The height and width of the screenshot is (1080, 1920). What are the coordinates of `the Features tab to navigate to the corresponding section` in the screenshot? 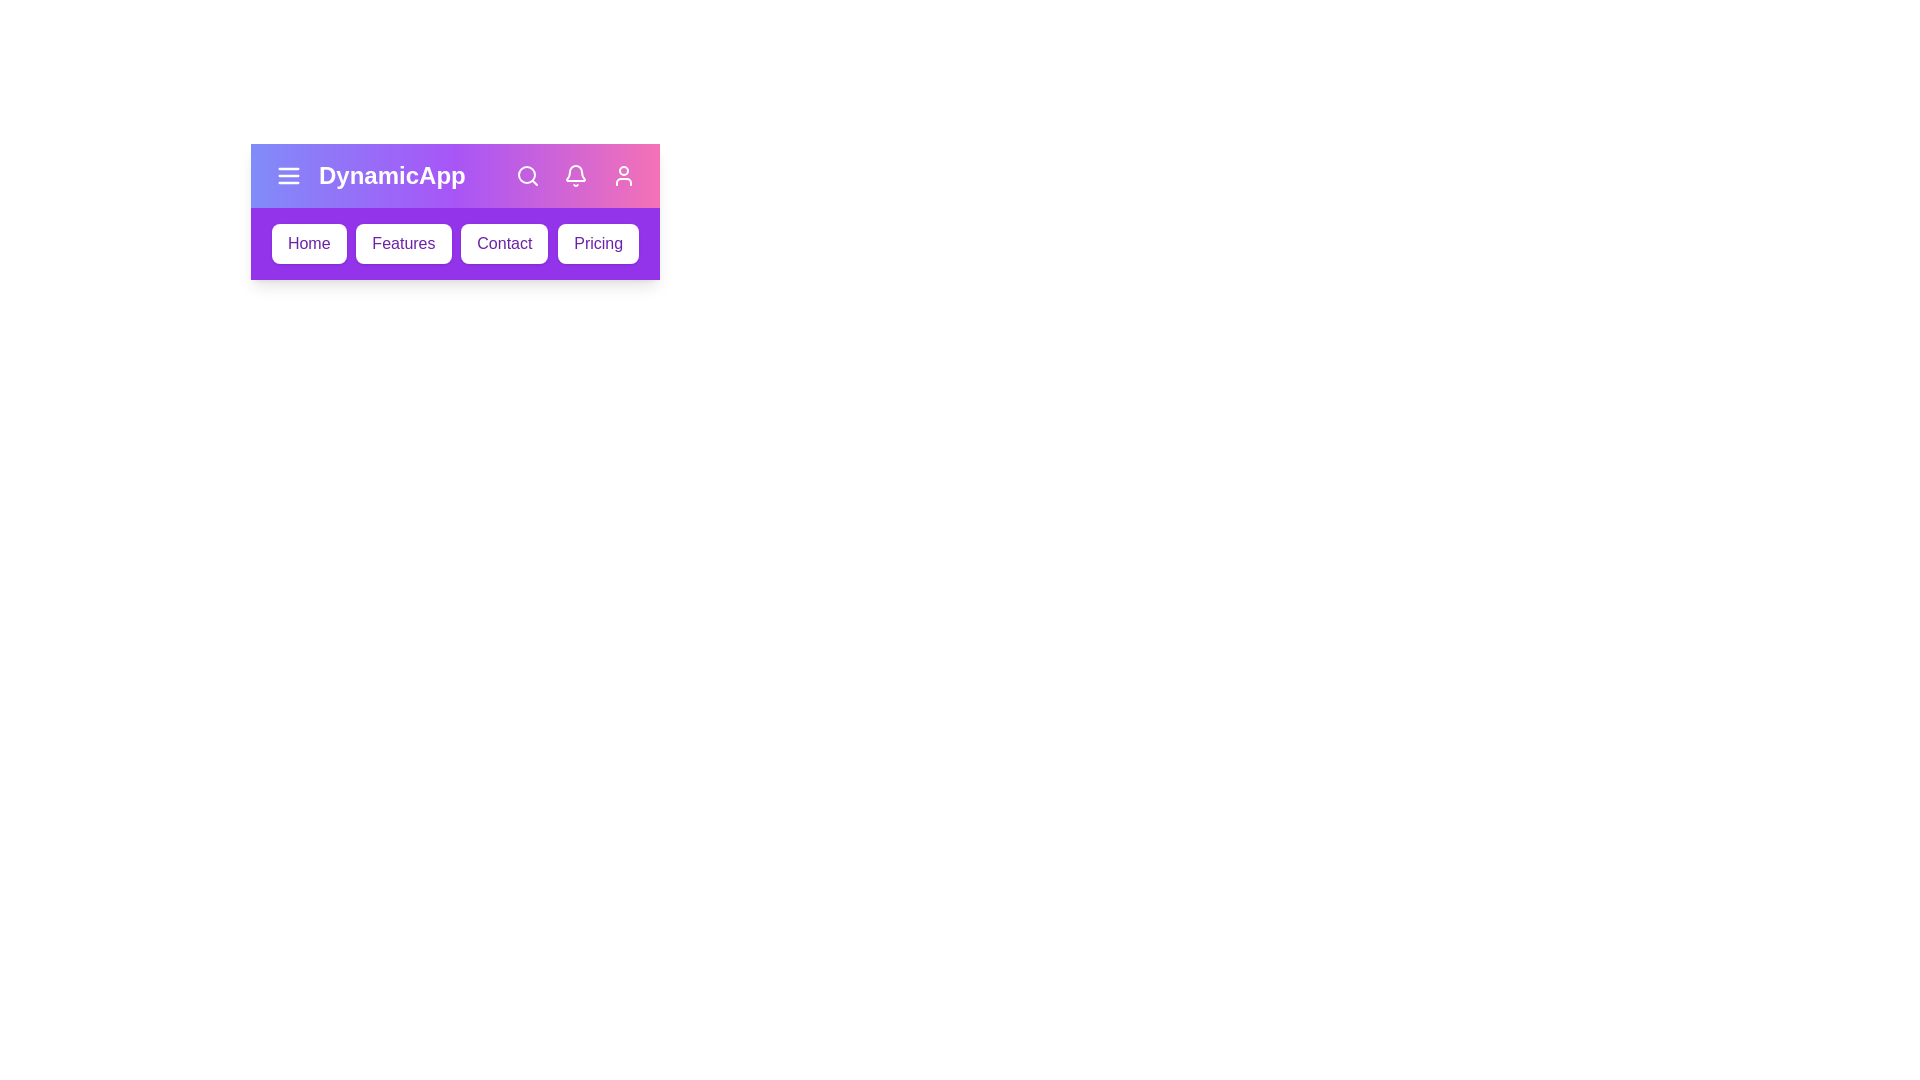 It's located at (402, 242).